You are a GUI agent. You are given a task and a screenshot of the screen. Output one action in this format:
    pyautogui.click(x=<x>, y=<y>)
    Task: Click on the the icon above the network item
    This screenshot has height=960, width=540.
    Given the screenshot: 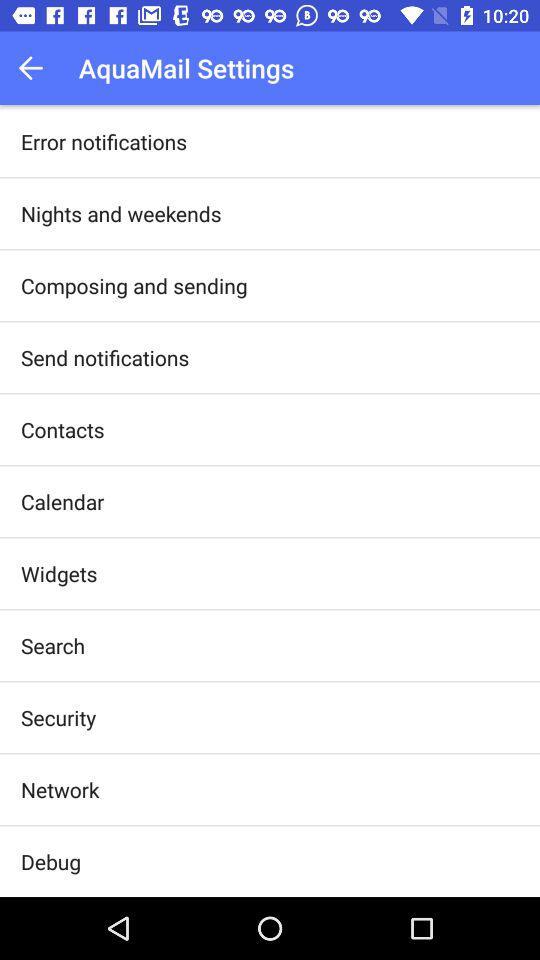 What is the action you would take?
    pyautogui.click(x=58, y=717)
    